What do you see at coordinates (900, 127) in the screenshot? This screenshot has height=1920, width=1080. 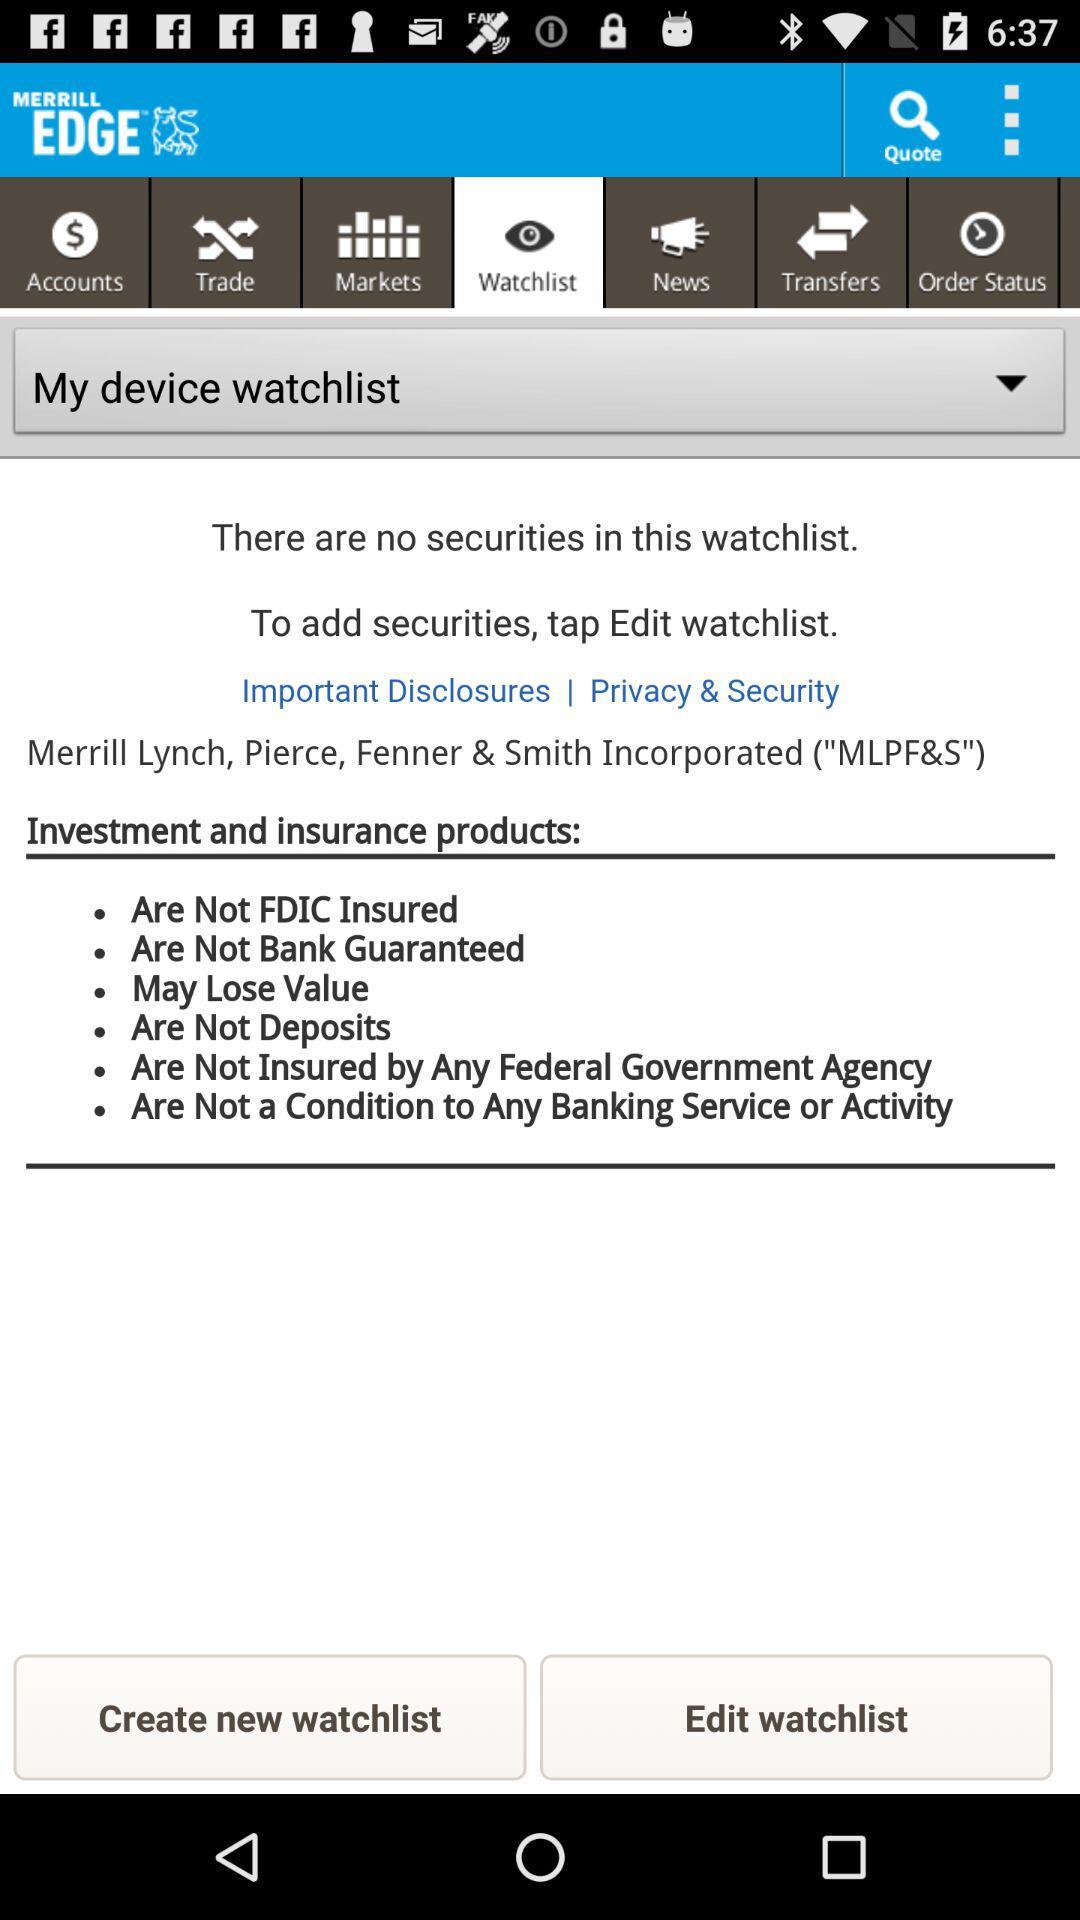 I see `the search icon` at bounding box center [900, 127].